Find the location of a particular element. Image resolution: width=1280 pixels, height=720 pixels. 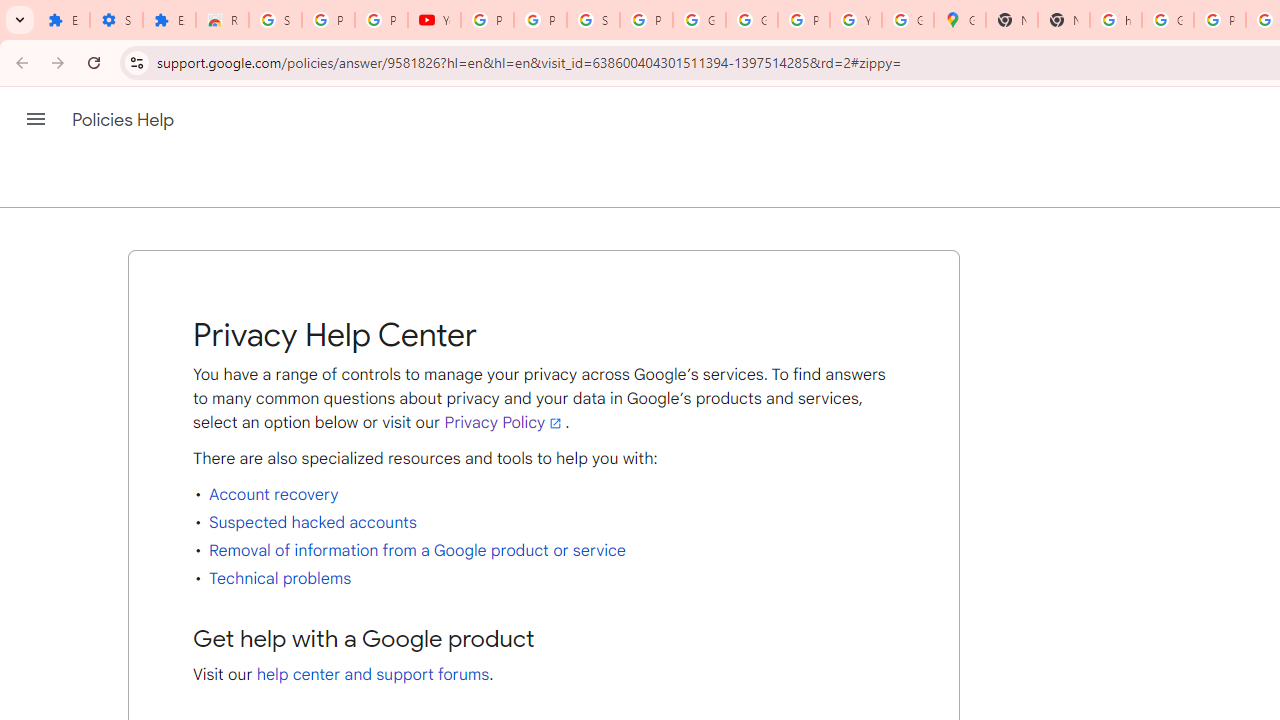

'help center and support forums' is located at coordinates (373, 675).